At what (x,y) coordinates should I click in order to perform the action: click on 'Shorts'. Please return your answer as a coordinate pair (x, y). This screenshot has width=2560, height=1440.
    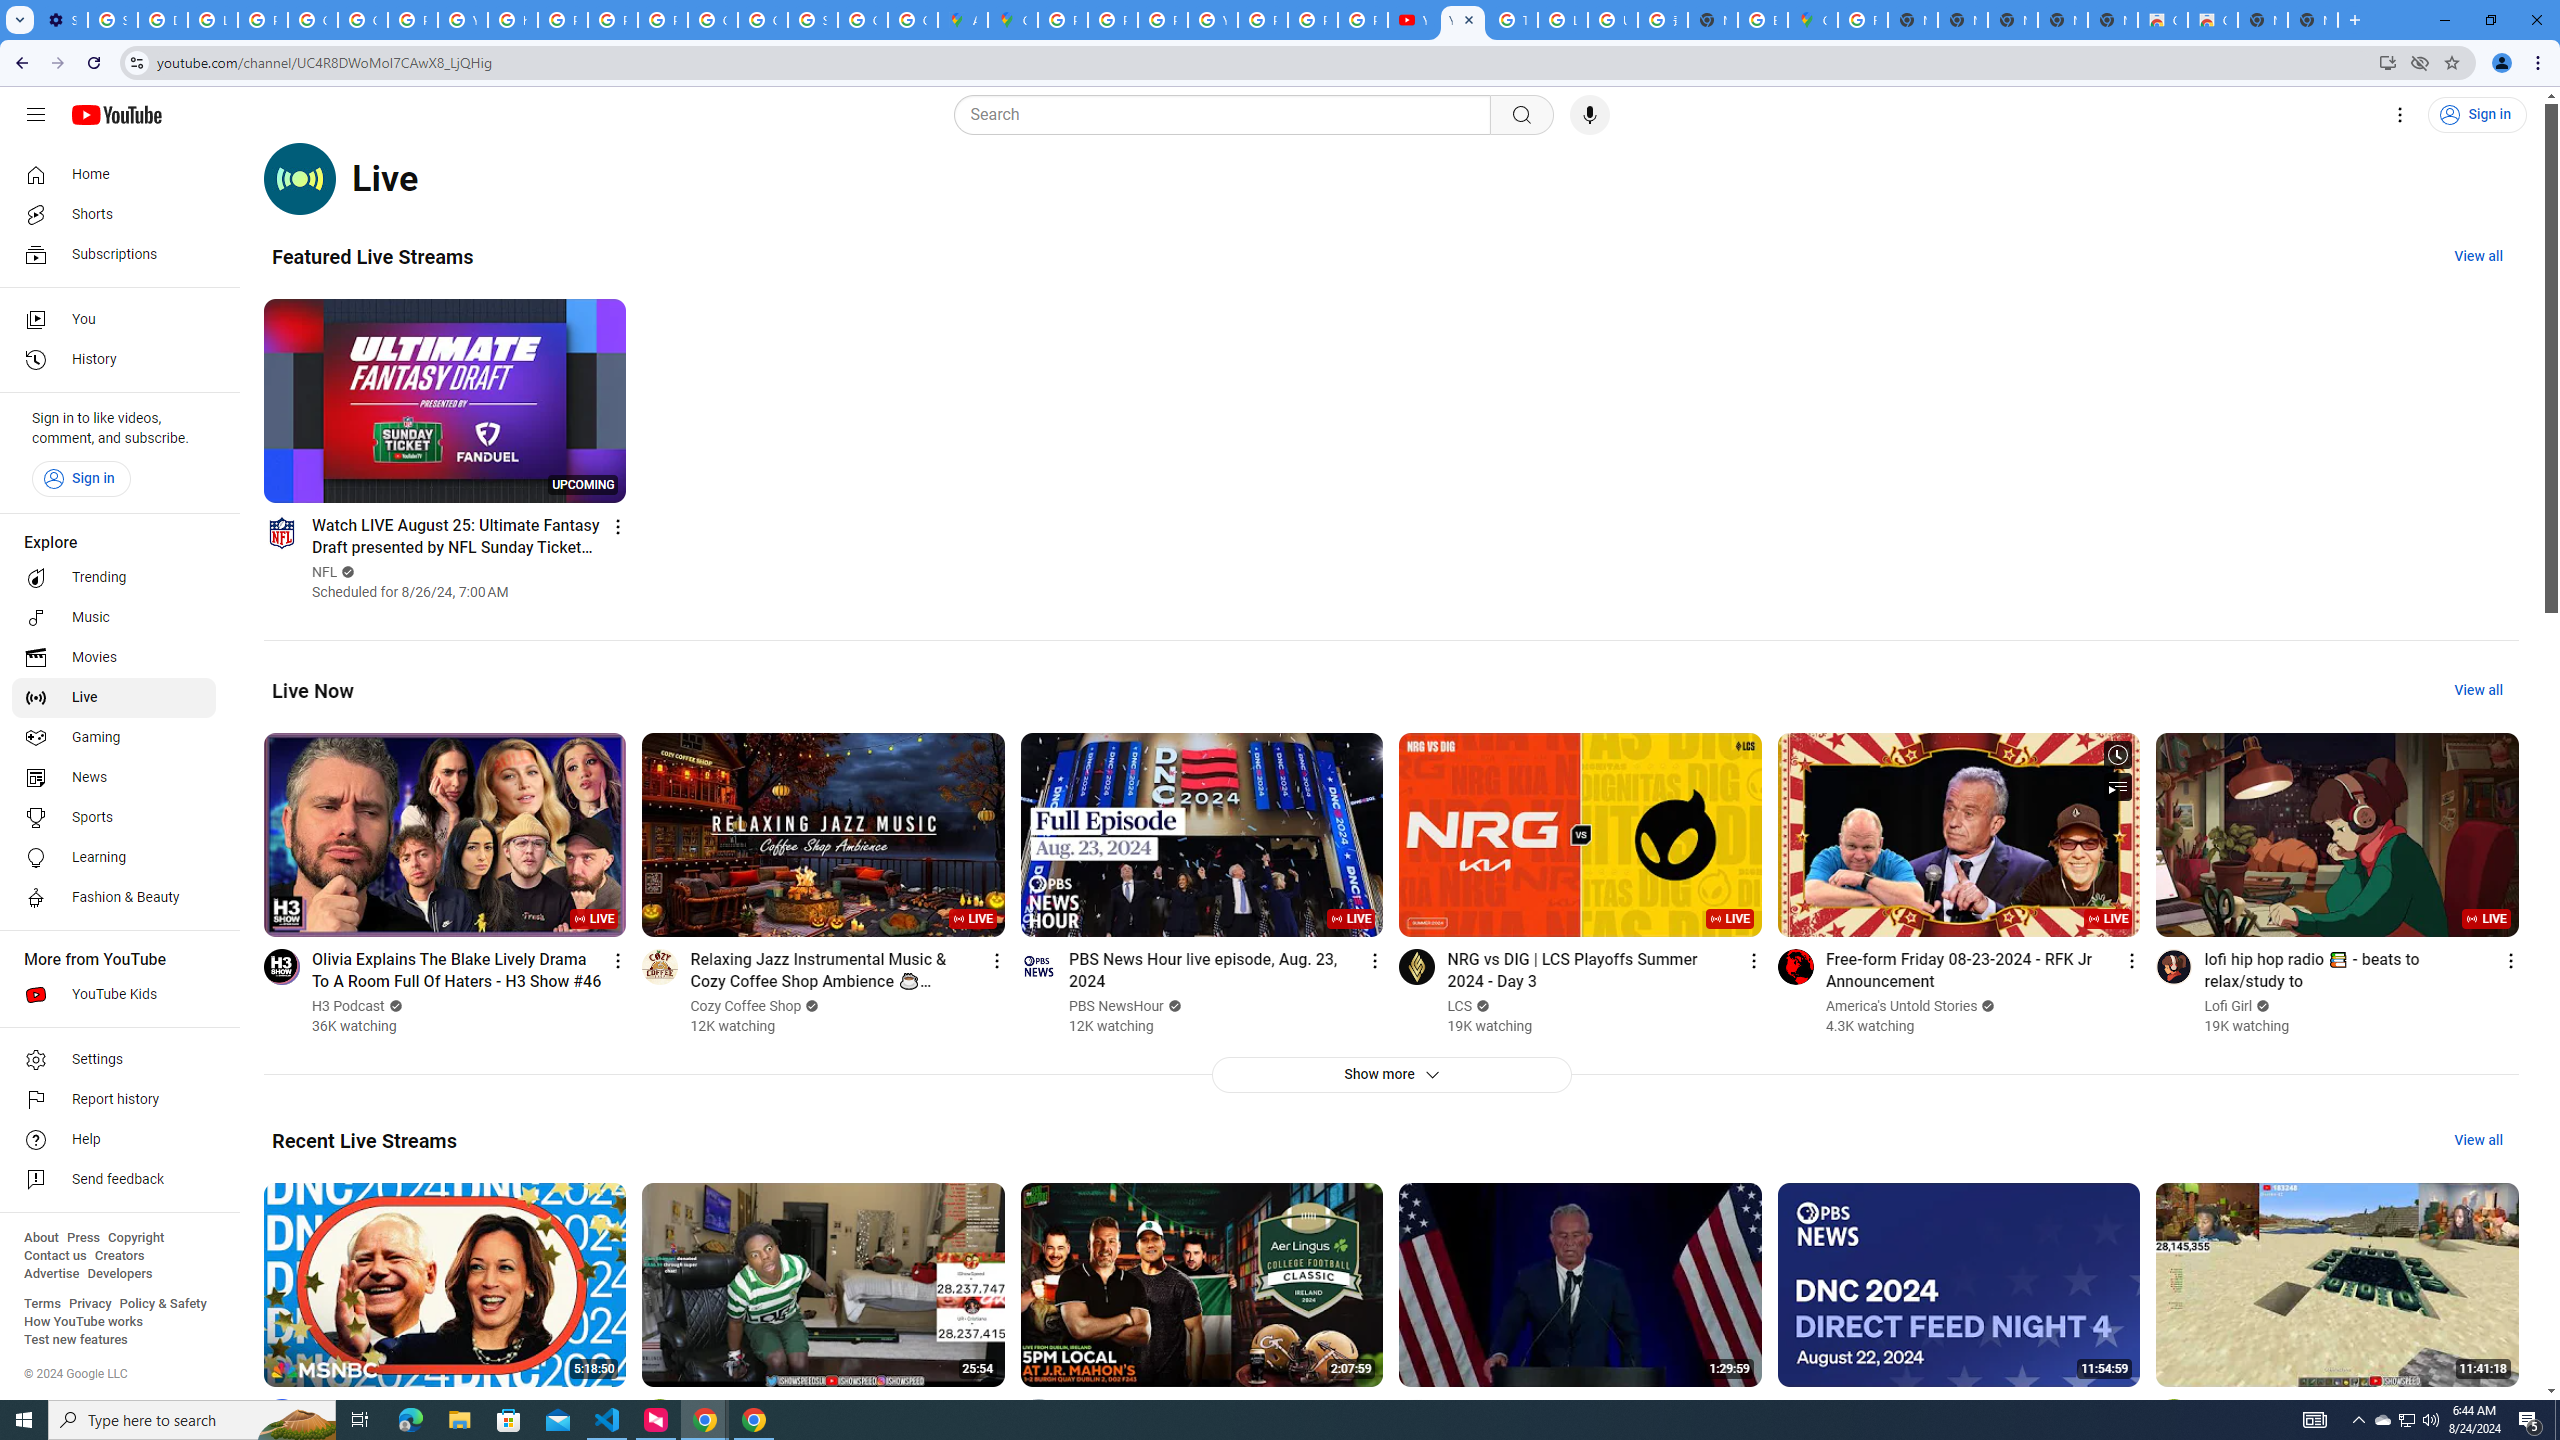
    Looking at the image, I should click on (113, 214).